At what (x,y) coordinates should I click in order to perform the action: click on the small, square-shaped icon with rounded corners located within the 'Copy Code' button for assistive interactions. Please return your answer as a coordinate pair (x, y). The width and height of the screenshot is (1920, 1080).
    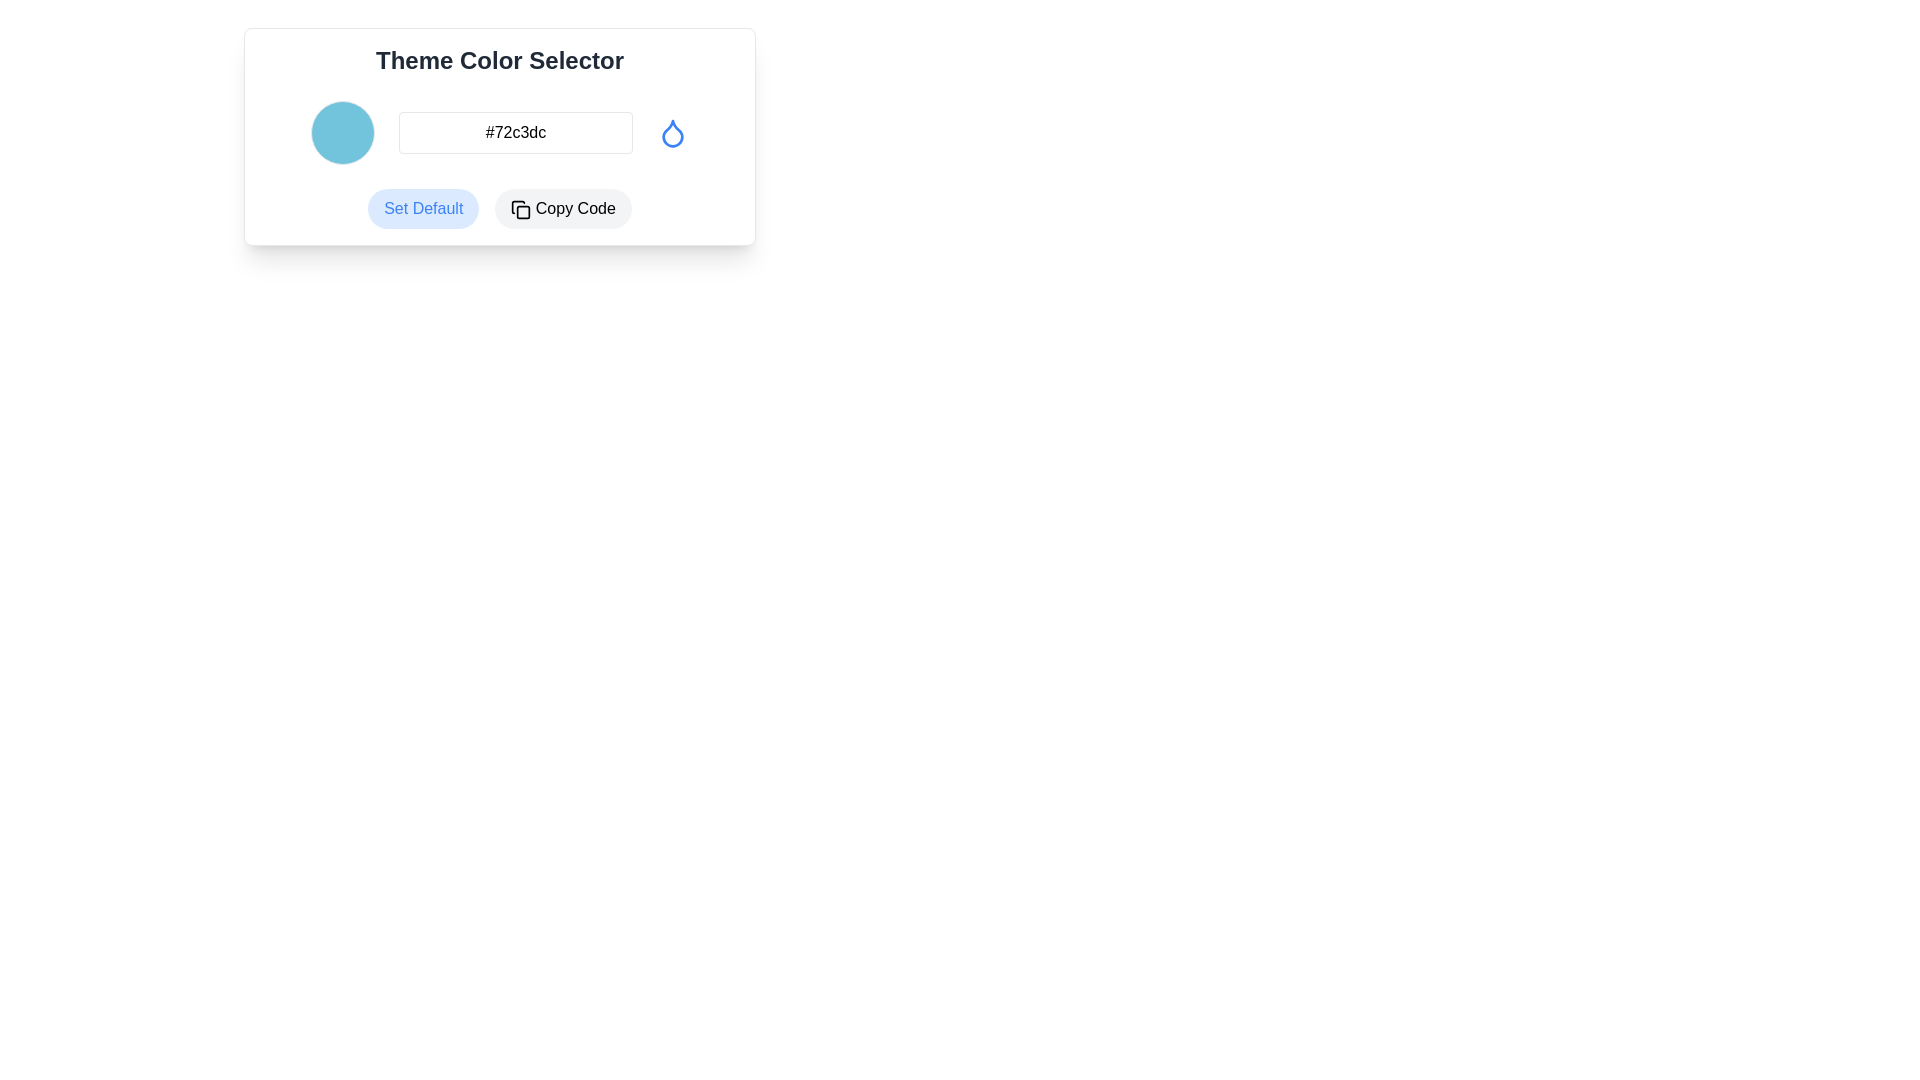
    Looking at the image, I should click on (523, 212).